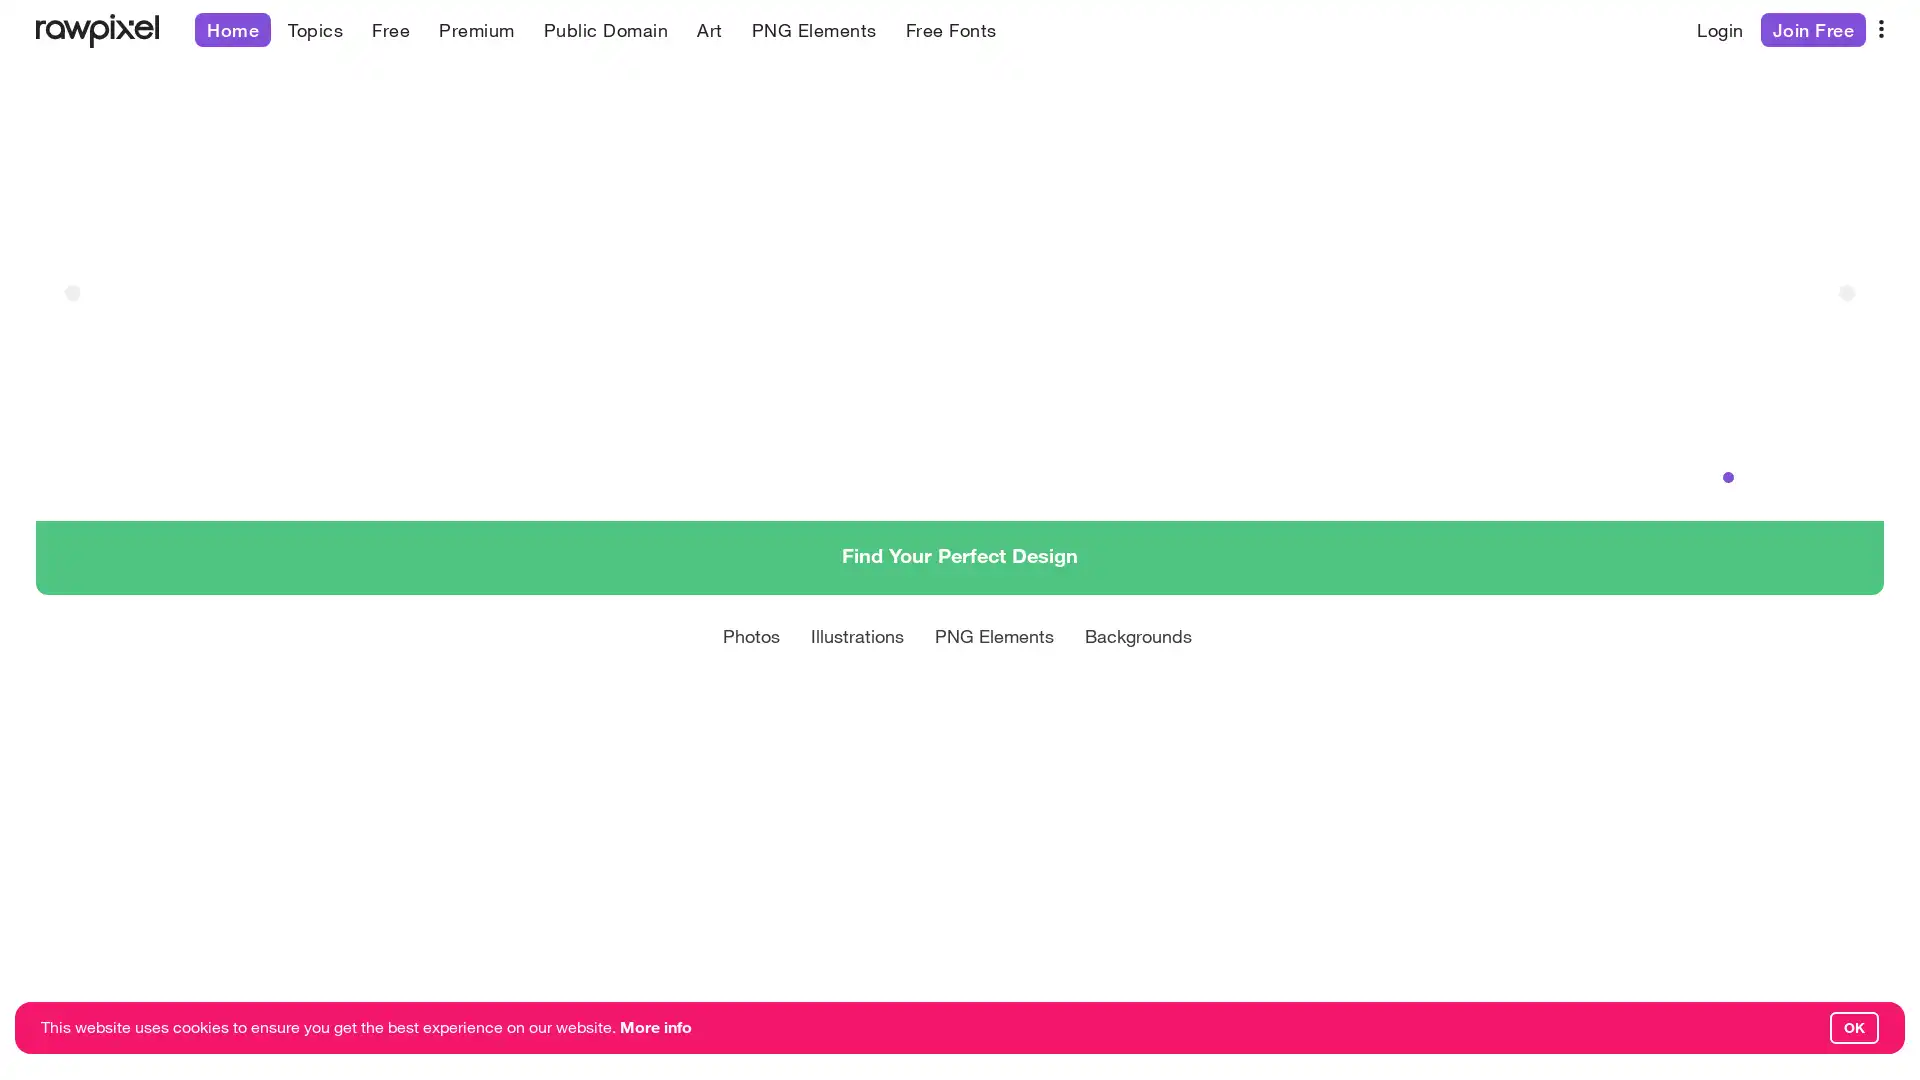 The height and width of the screenshot is (1080, 1920). I want to click on Save, so click(68, 1014).